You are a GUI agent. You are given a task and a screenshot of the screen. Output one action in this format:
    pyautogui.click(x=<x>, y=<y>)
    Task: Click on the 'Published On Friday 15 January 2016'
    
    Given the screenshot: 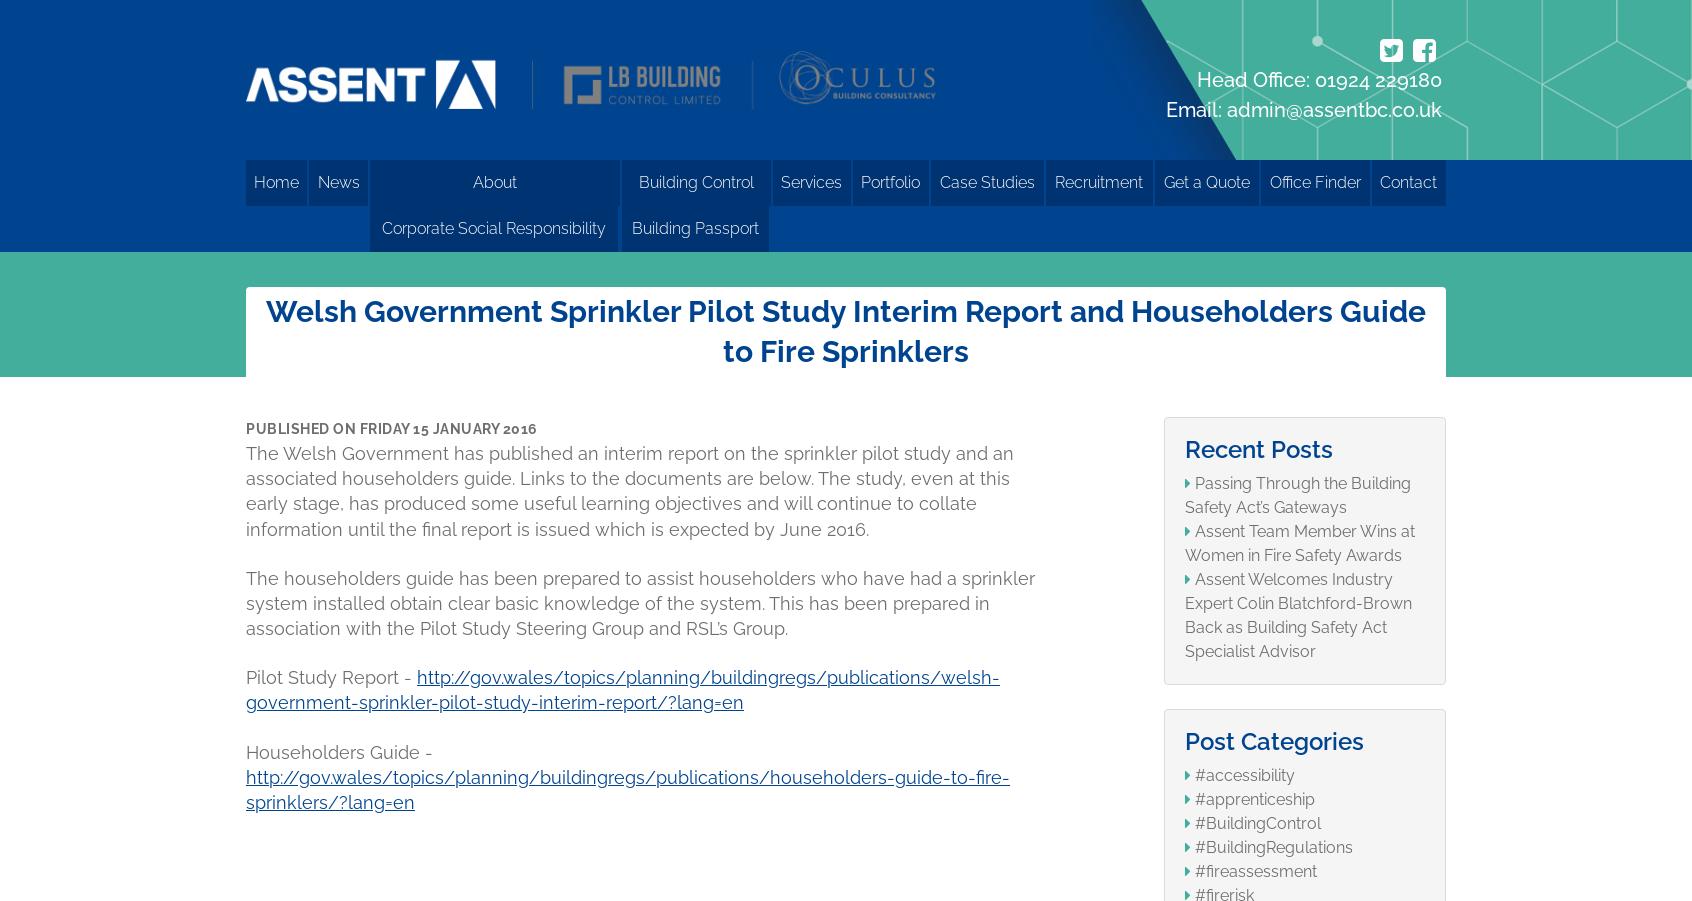 What is the action you would take?
    pyautogui.click(x=391, y=426)
    